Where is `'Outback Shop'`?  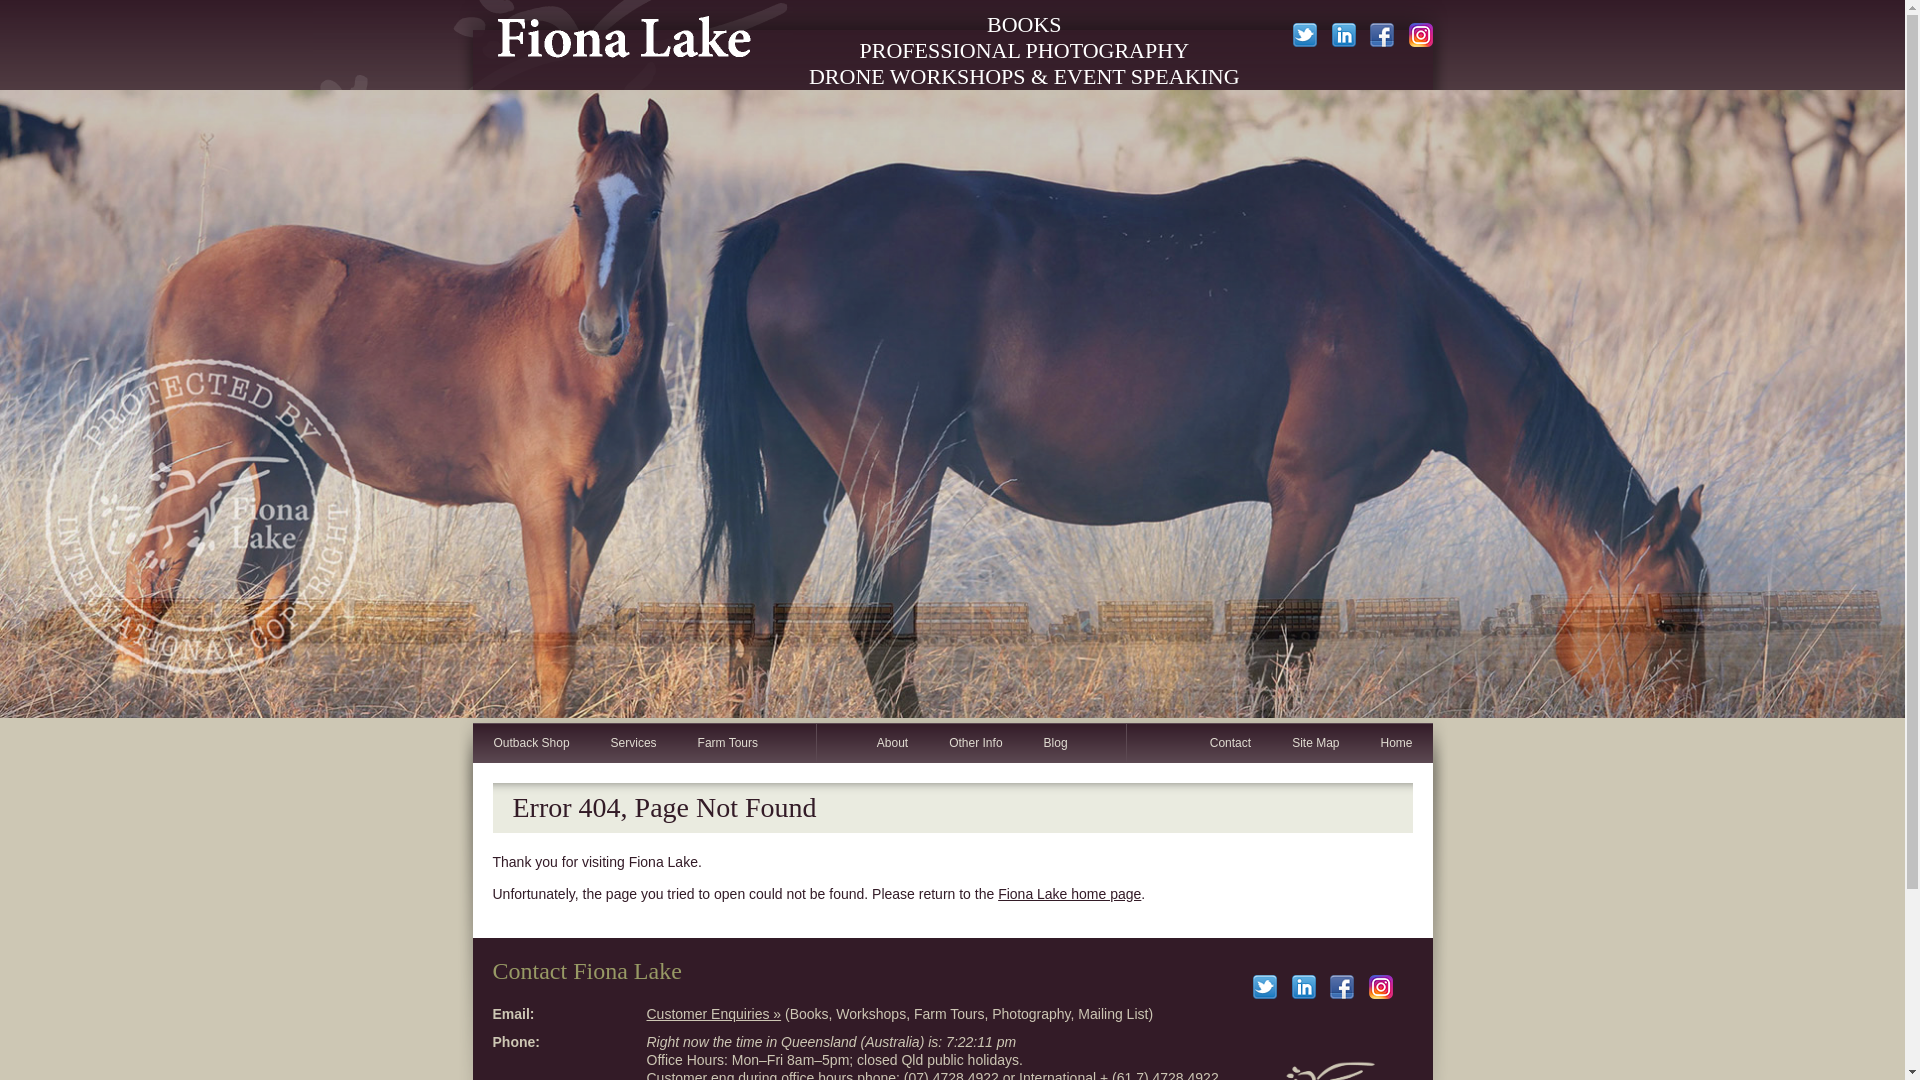
'Outback Shop' is located at coordinates (530, 743).